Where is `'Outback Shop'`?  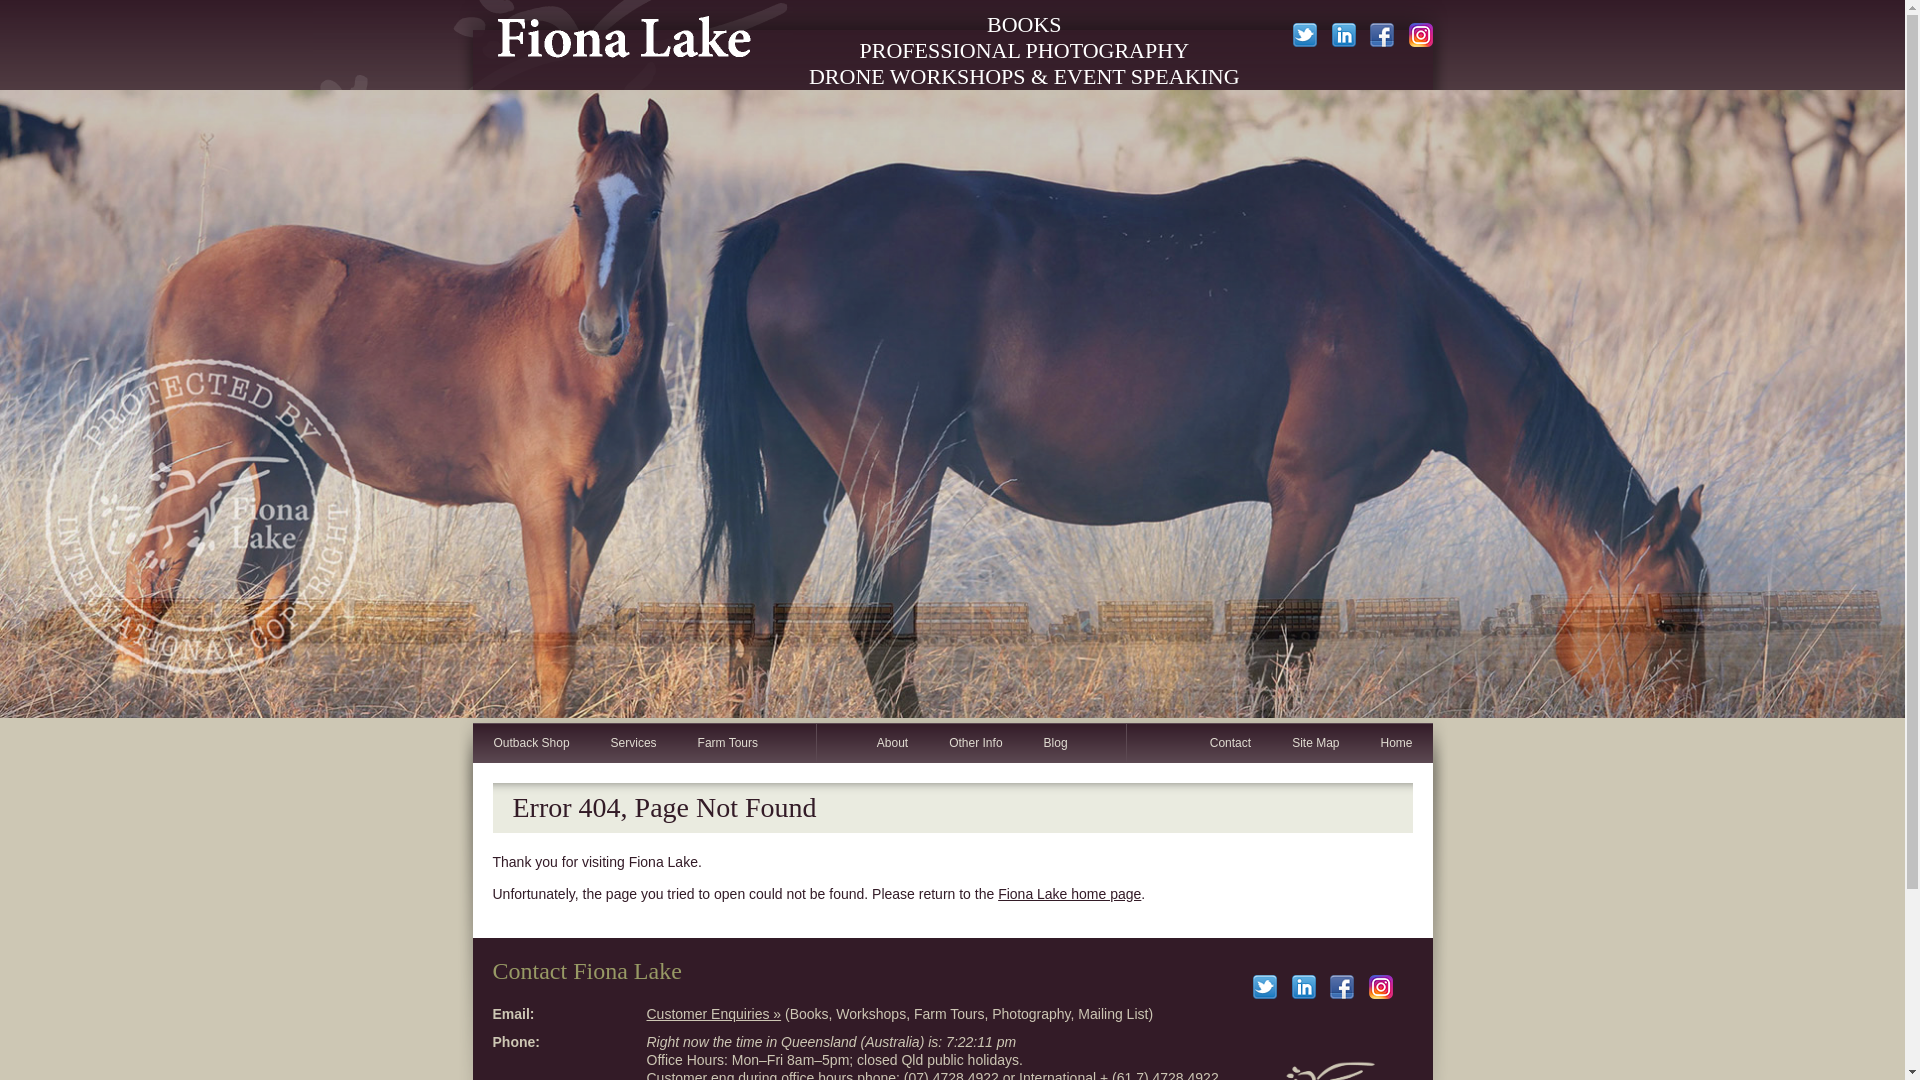
'Outback Shop' is located at coordinates (530, 743).